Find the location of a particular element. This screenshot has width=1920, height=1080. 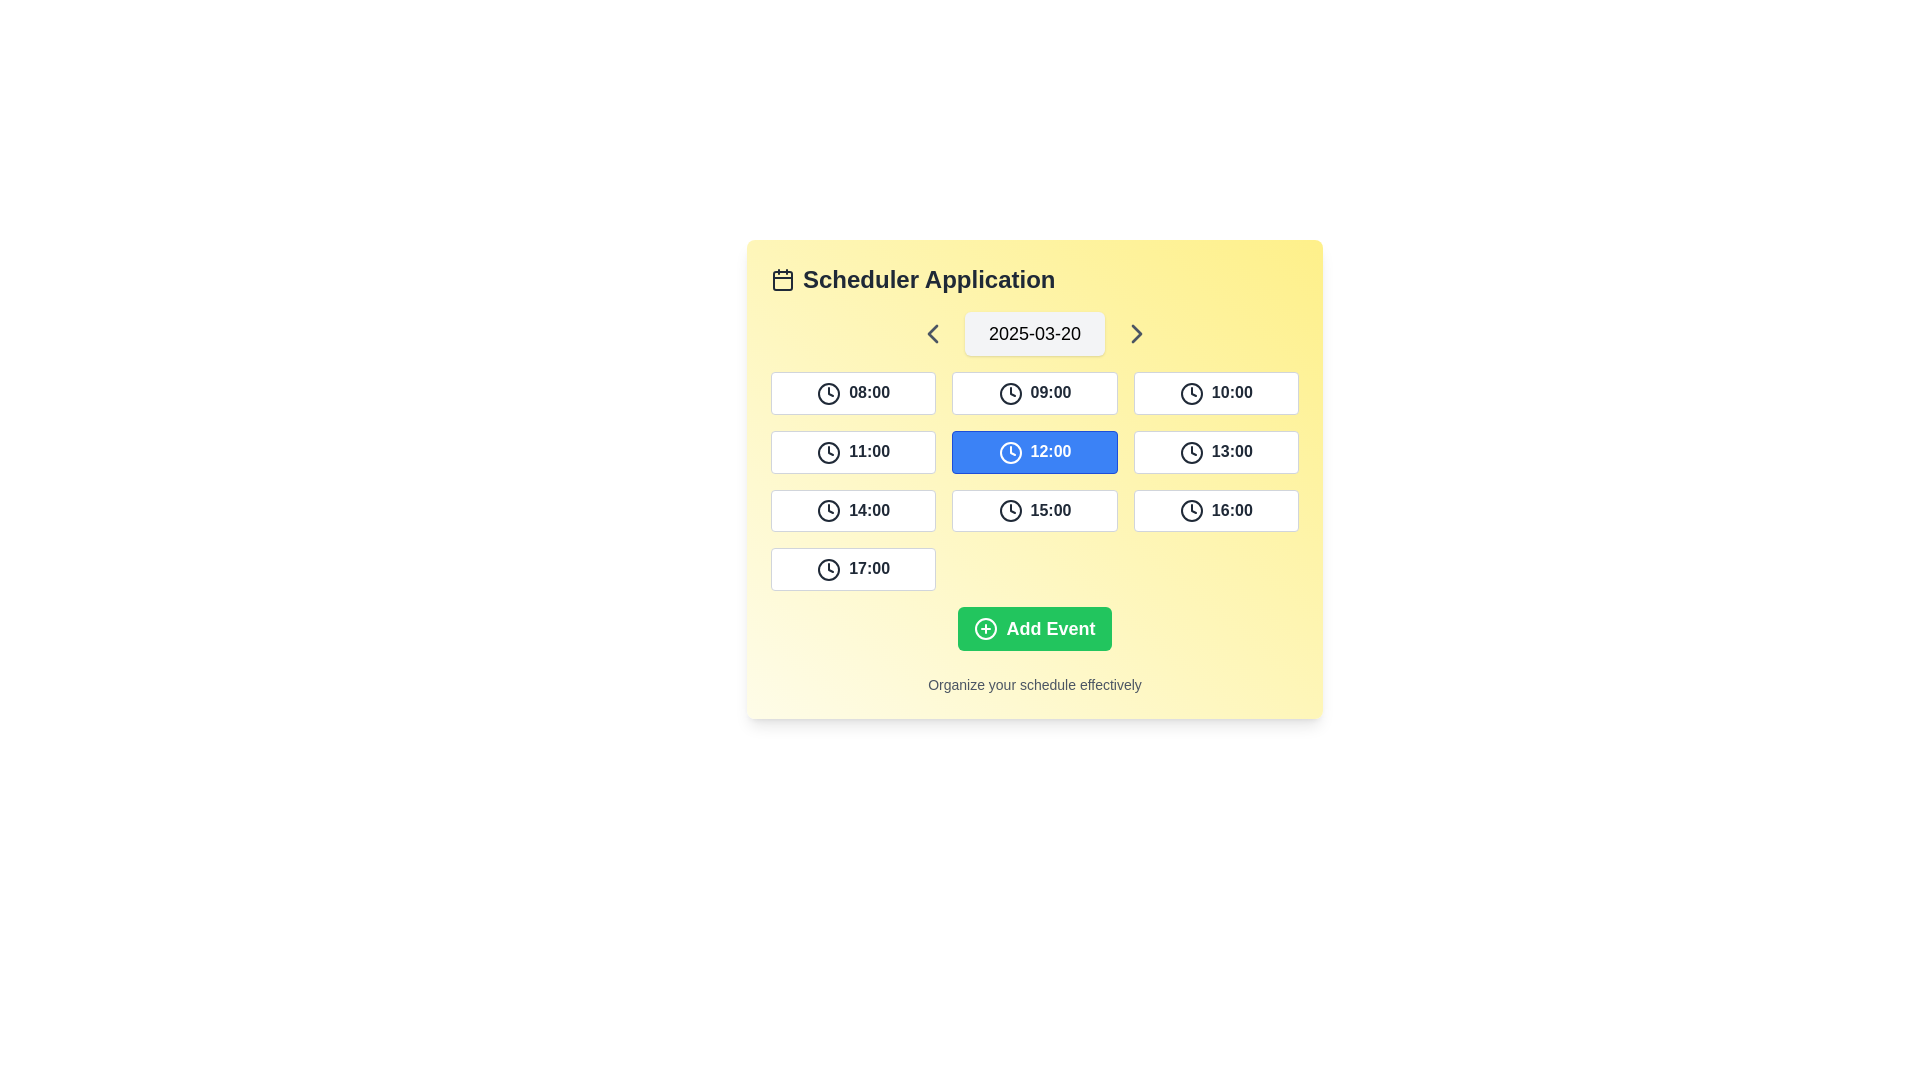

the clock icon SVG graphic located in the center of the '12:00' button within the time scheduler grid is located at coordinates (1010, 452).